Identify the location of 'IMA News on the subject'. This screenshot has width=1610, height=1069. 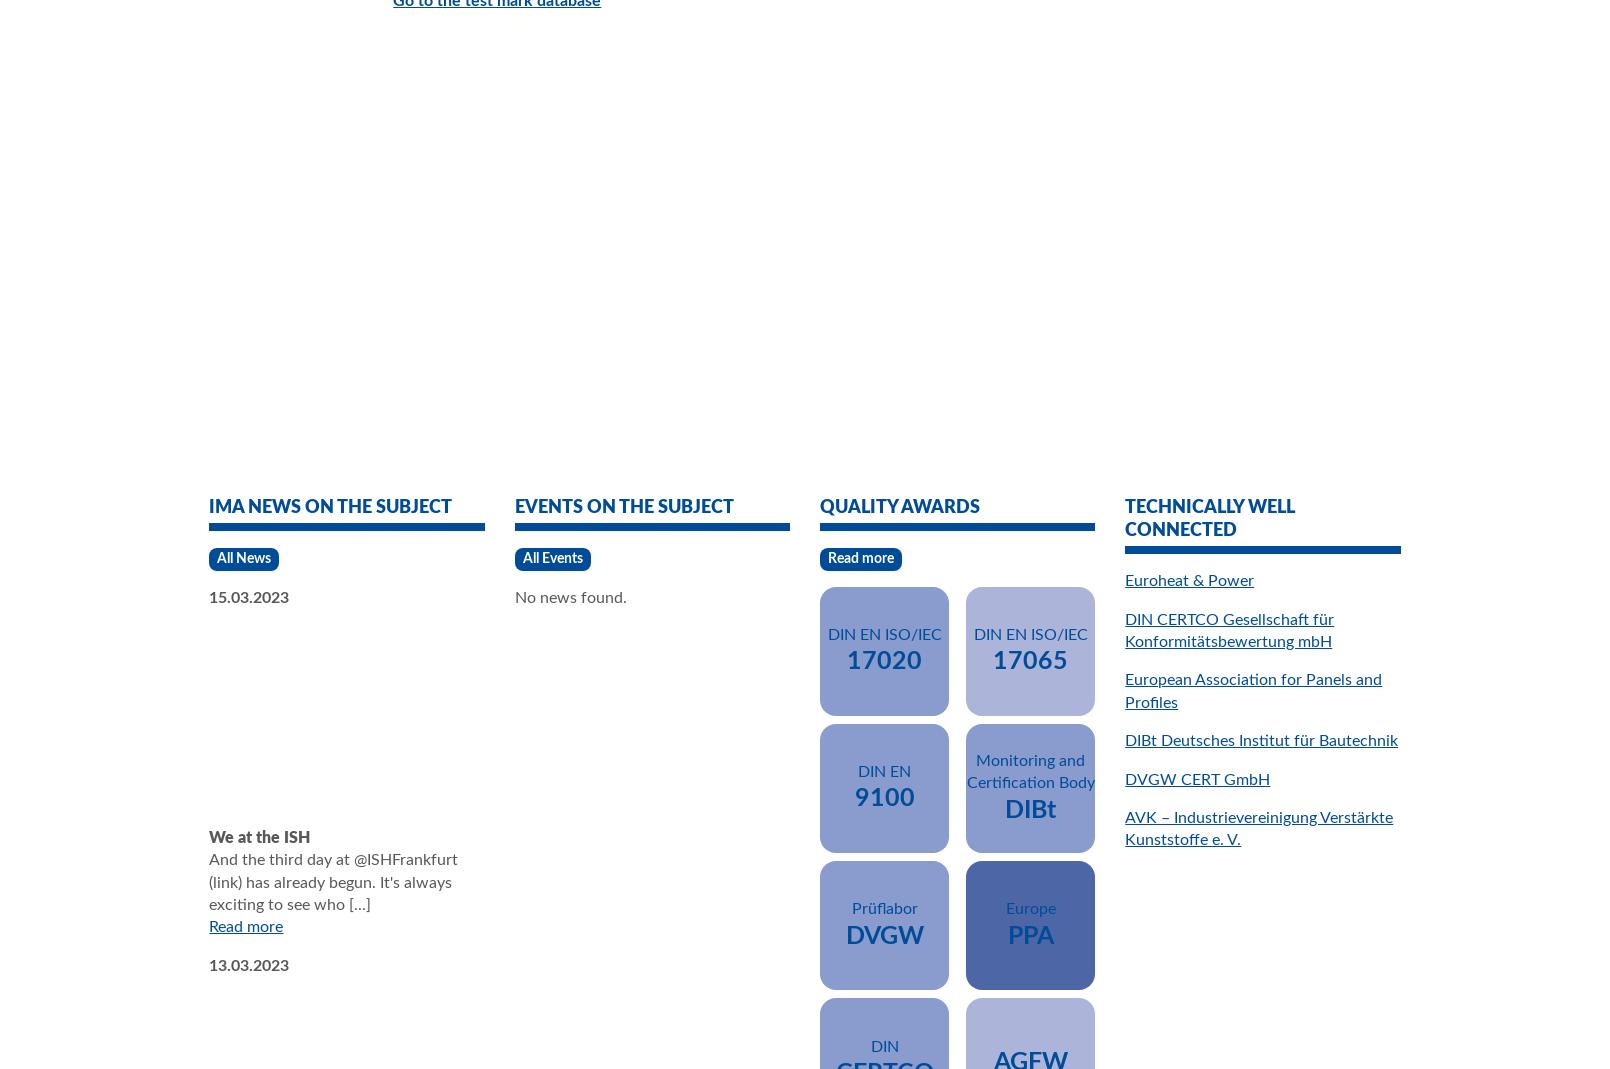
(329, 506).